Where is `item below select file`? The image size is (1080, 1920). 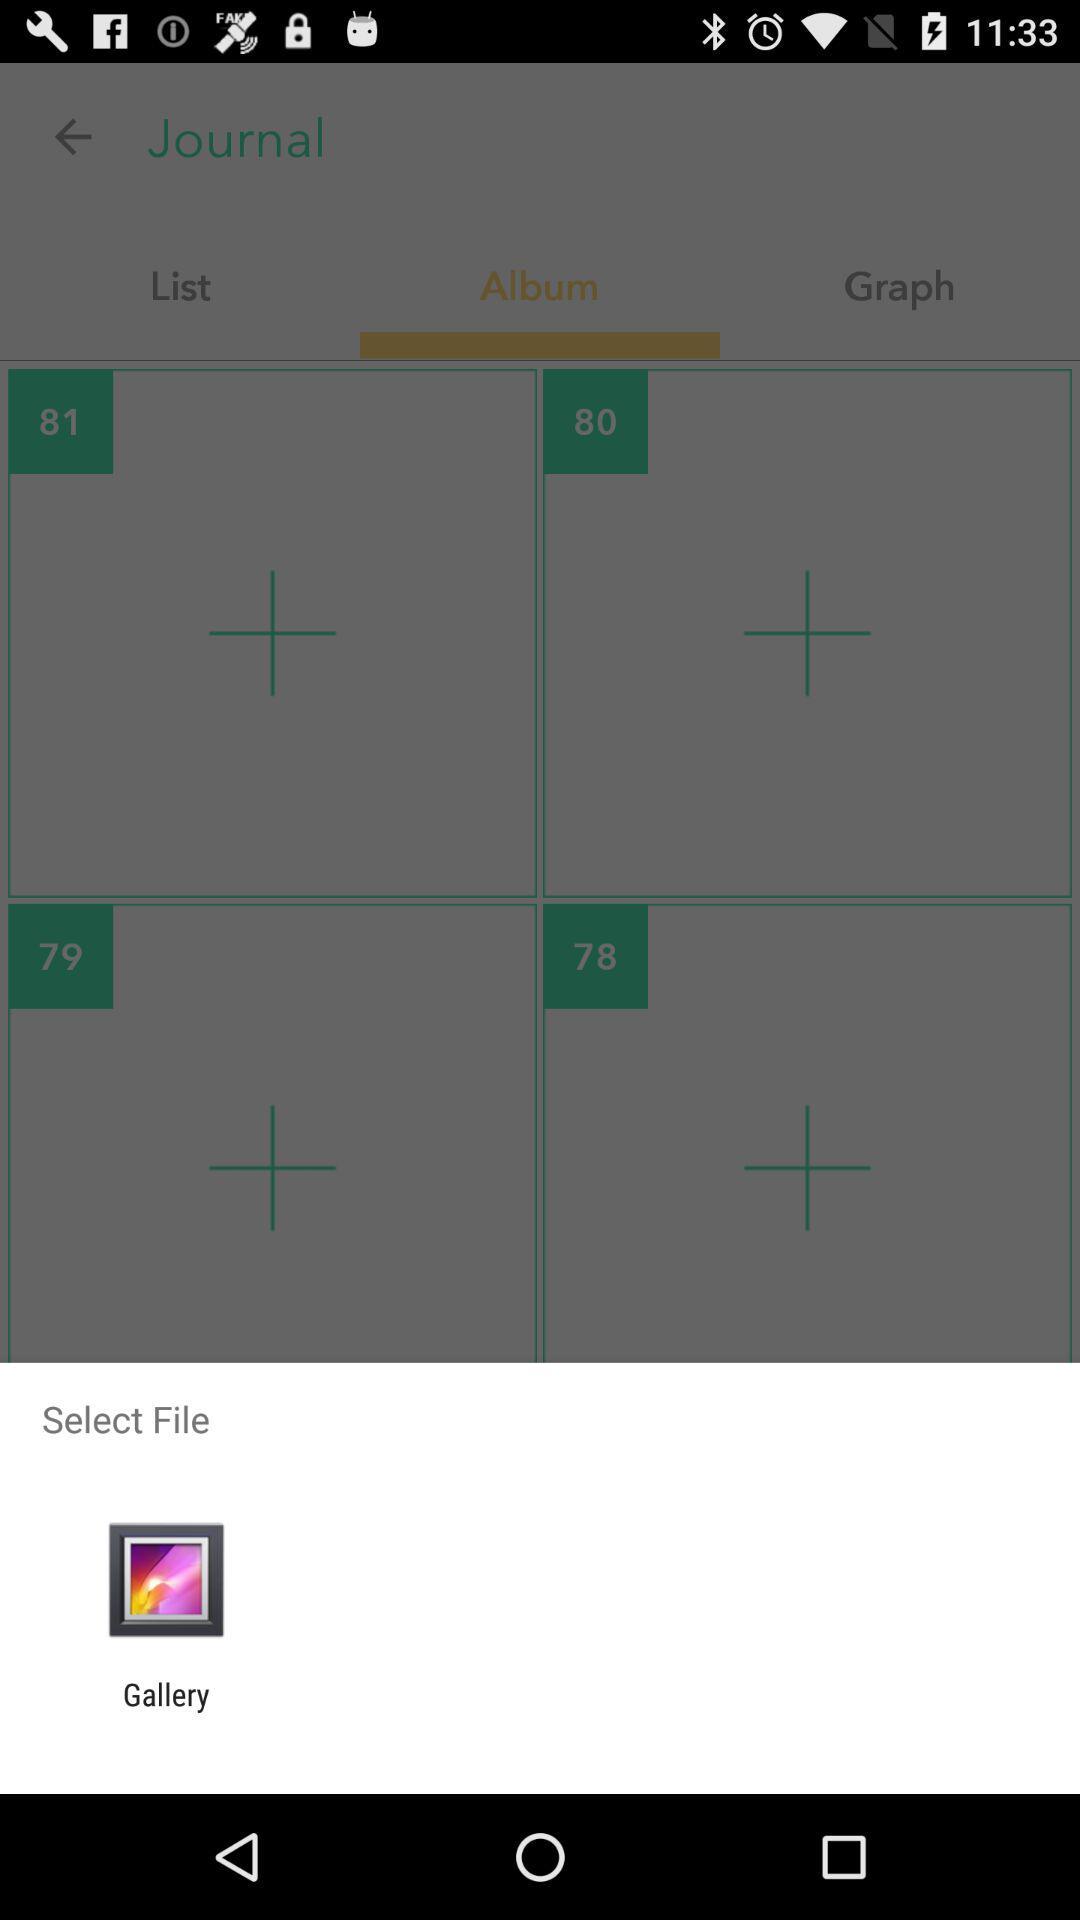
item below select file is located at coordinates (165, 1579).